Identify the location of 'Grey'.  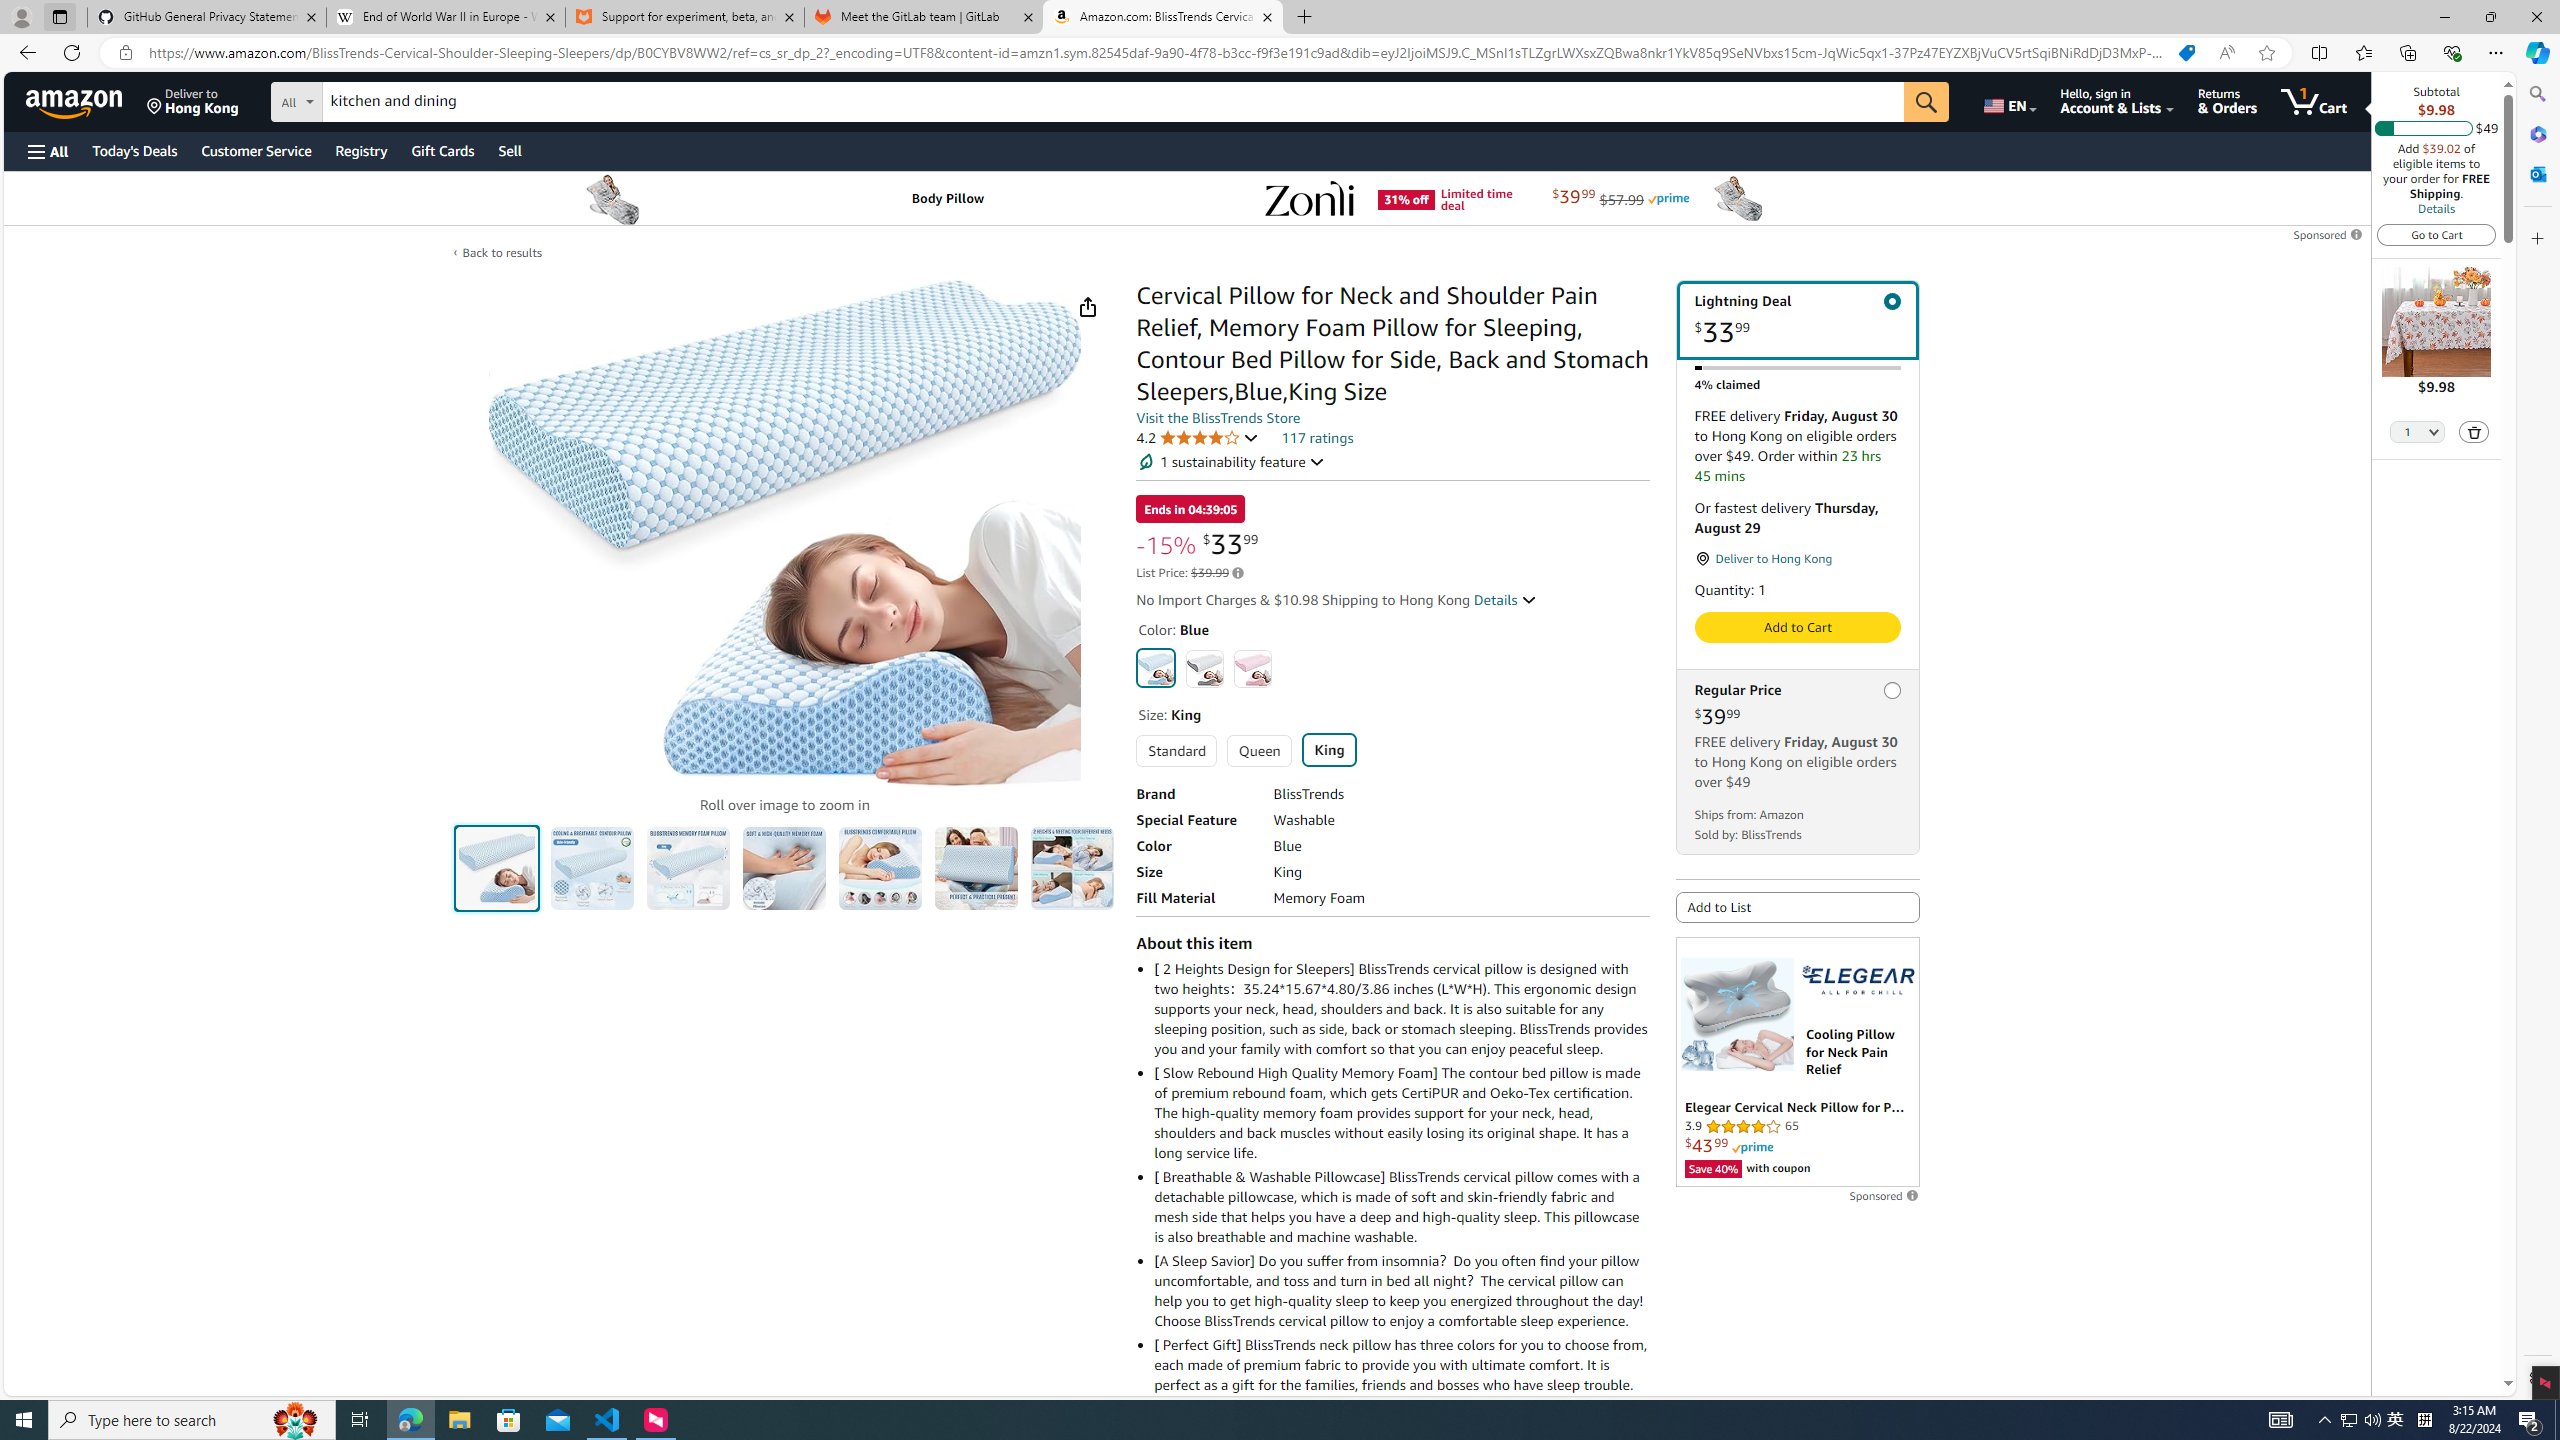
(1203, 667).